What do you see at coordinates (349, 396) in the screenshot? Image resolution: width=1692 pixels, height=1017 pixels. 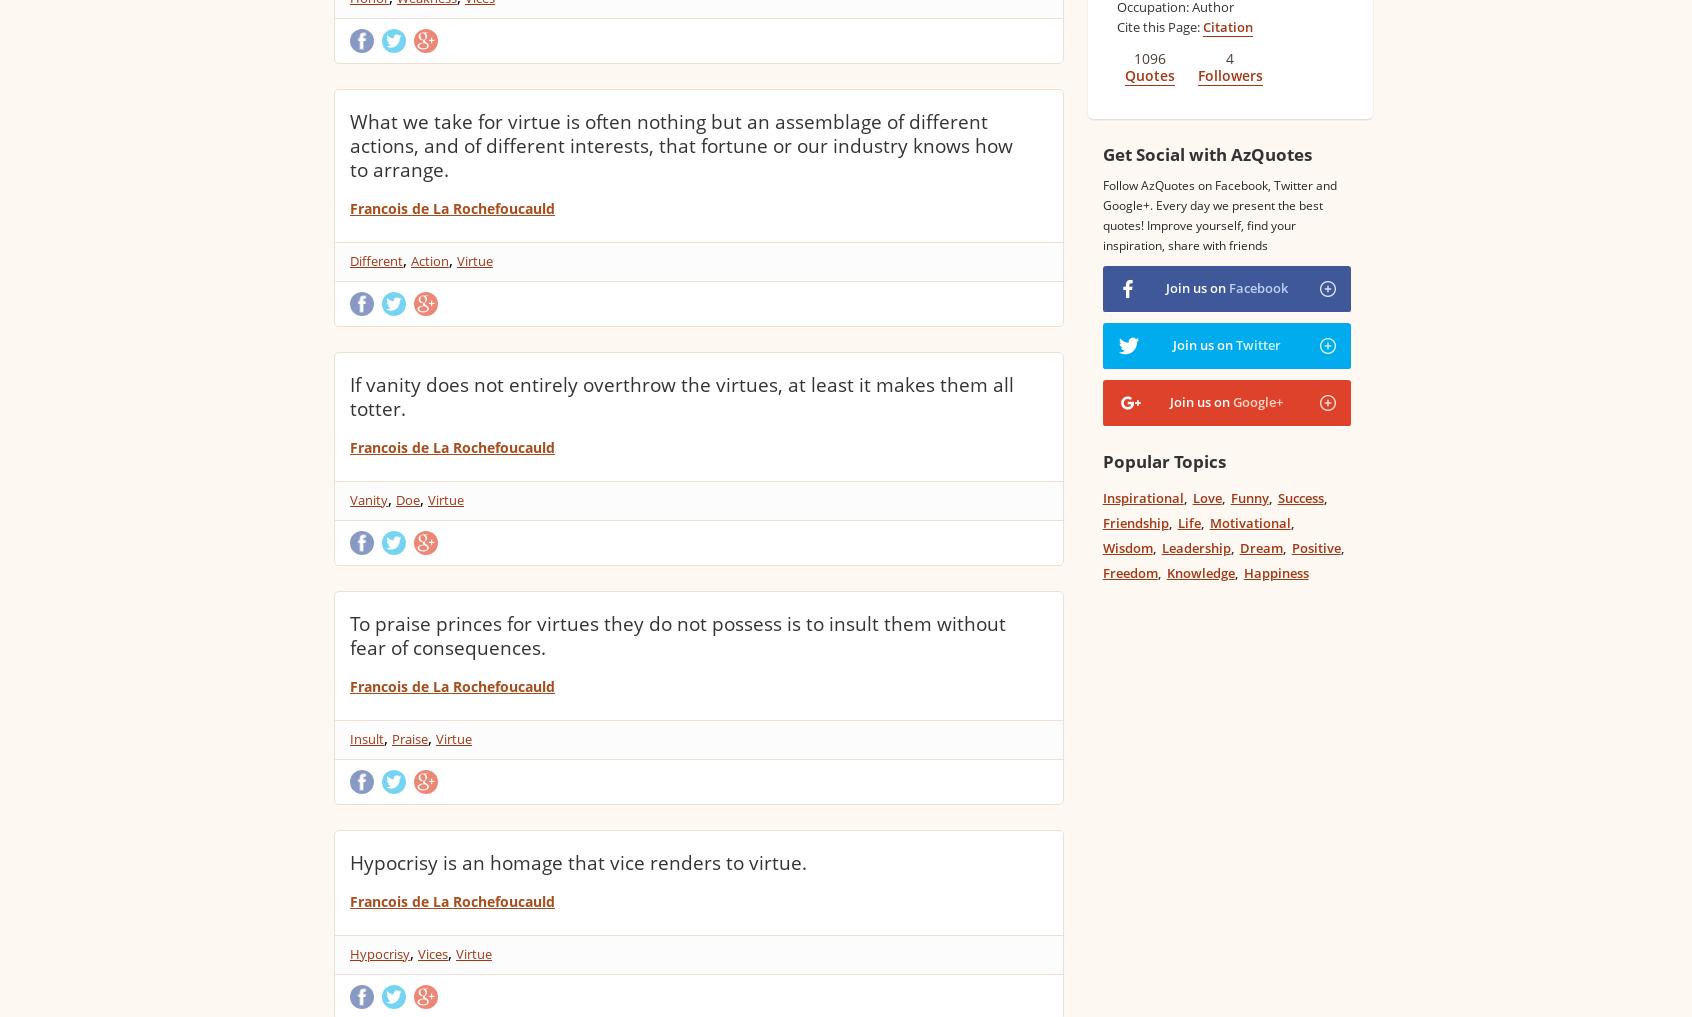 I see `'If vanity does not entirely overthrow the virtues, at least it makes them all totter.'` at bounding box center [349, 396].